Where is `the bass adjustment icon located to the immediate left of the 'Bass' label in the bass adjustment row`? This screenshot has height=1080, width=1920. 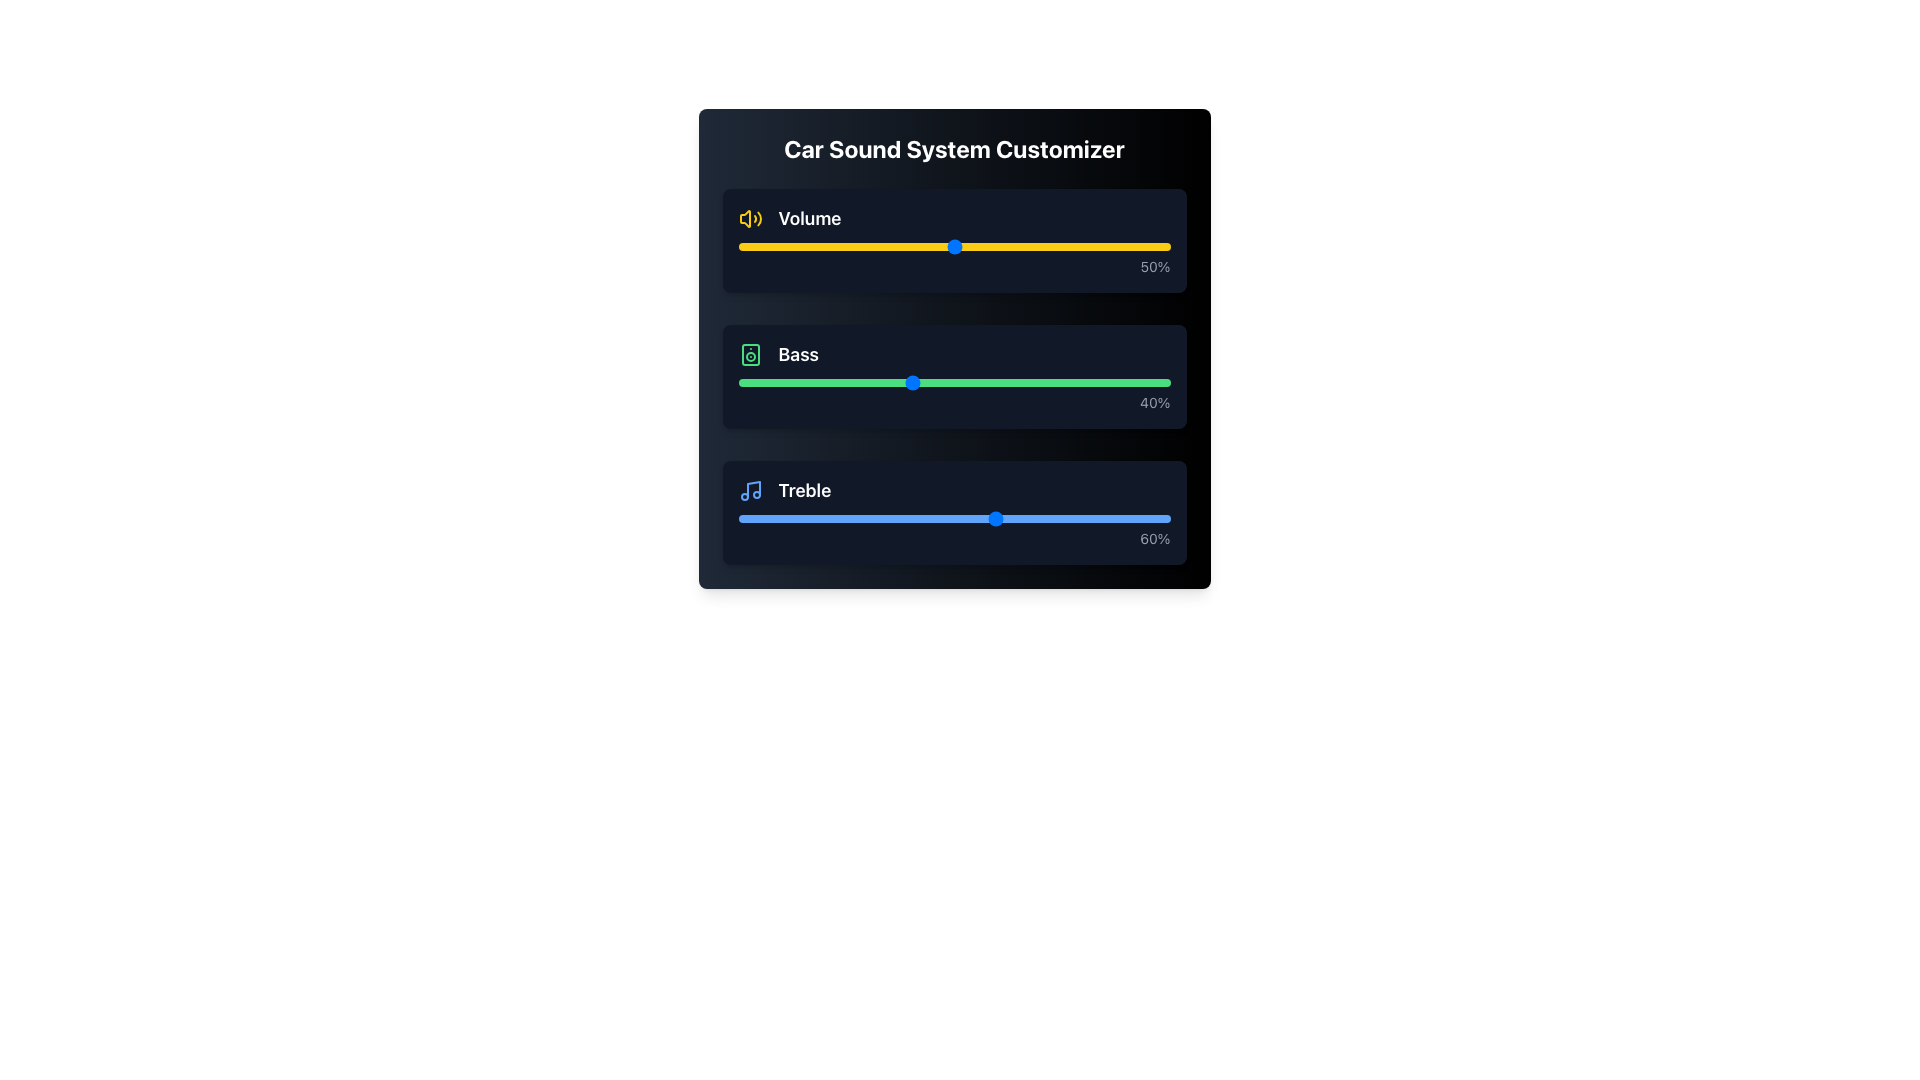
the bass adjustment icon located to the immediate left of the 'Bass' label in the bass adjustment row is located at coordinates (749, 353).